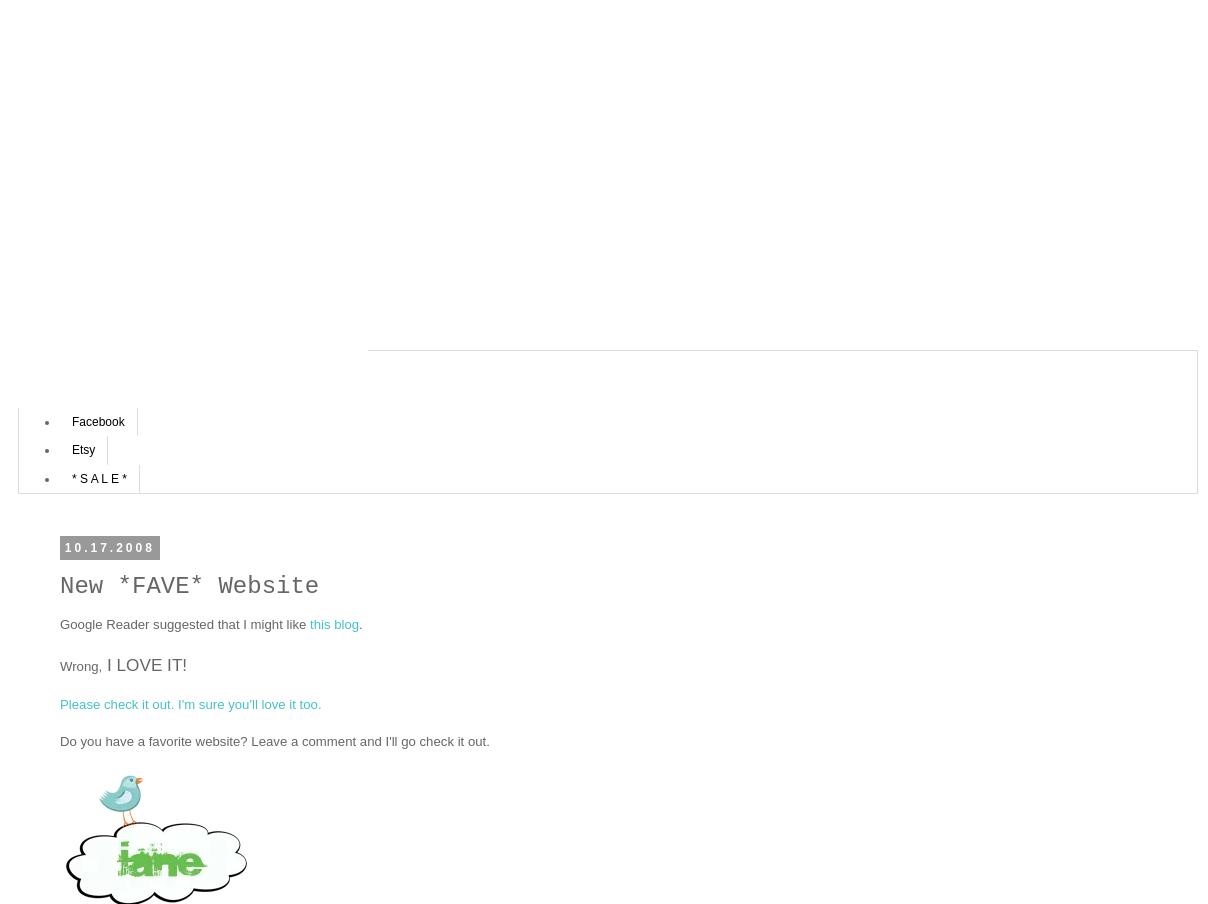 The width and height of the screenshot is (1208, 904). Describe the element at coordinates (184, 624) in the screenshot. I see `'Google Reader suggested that I might like'` at that location.